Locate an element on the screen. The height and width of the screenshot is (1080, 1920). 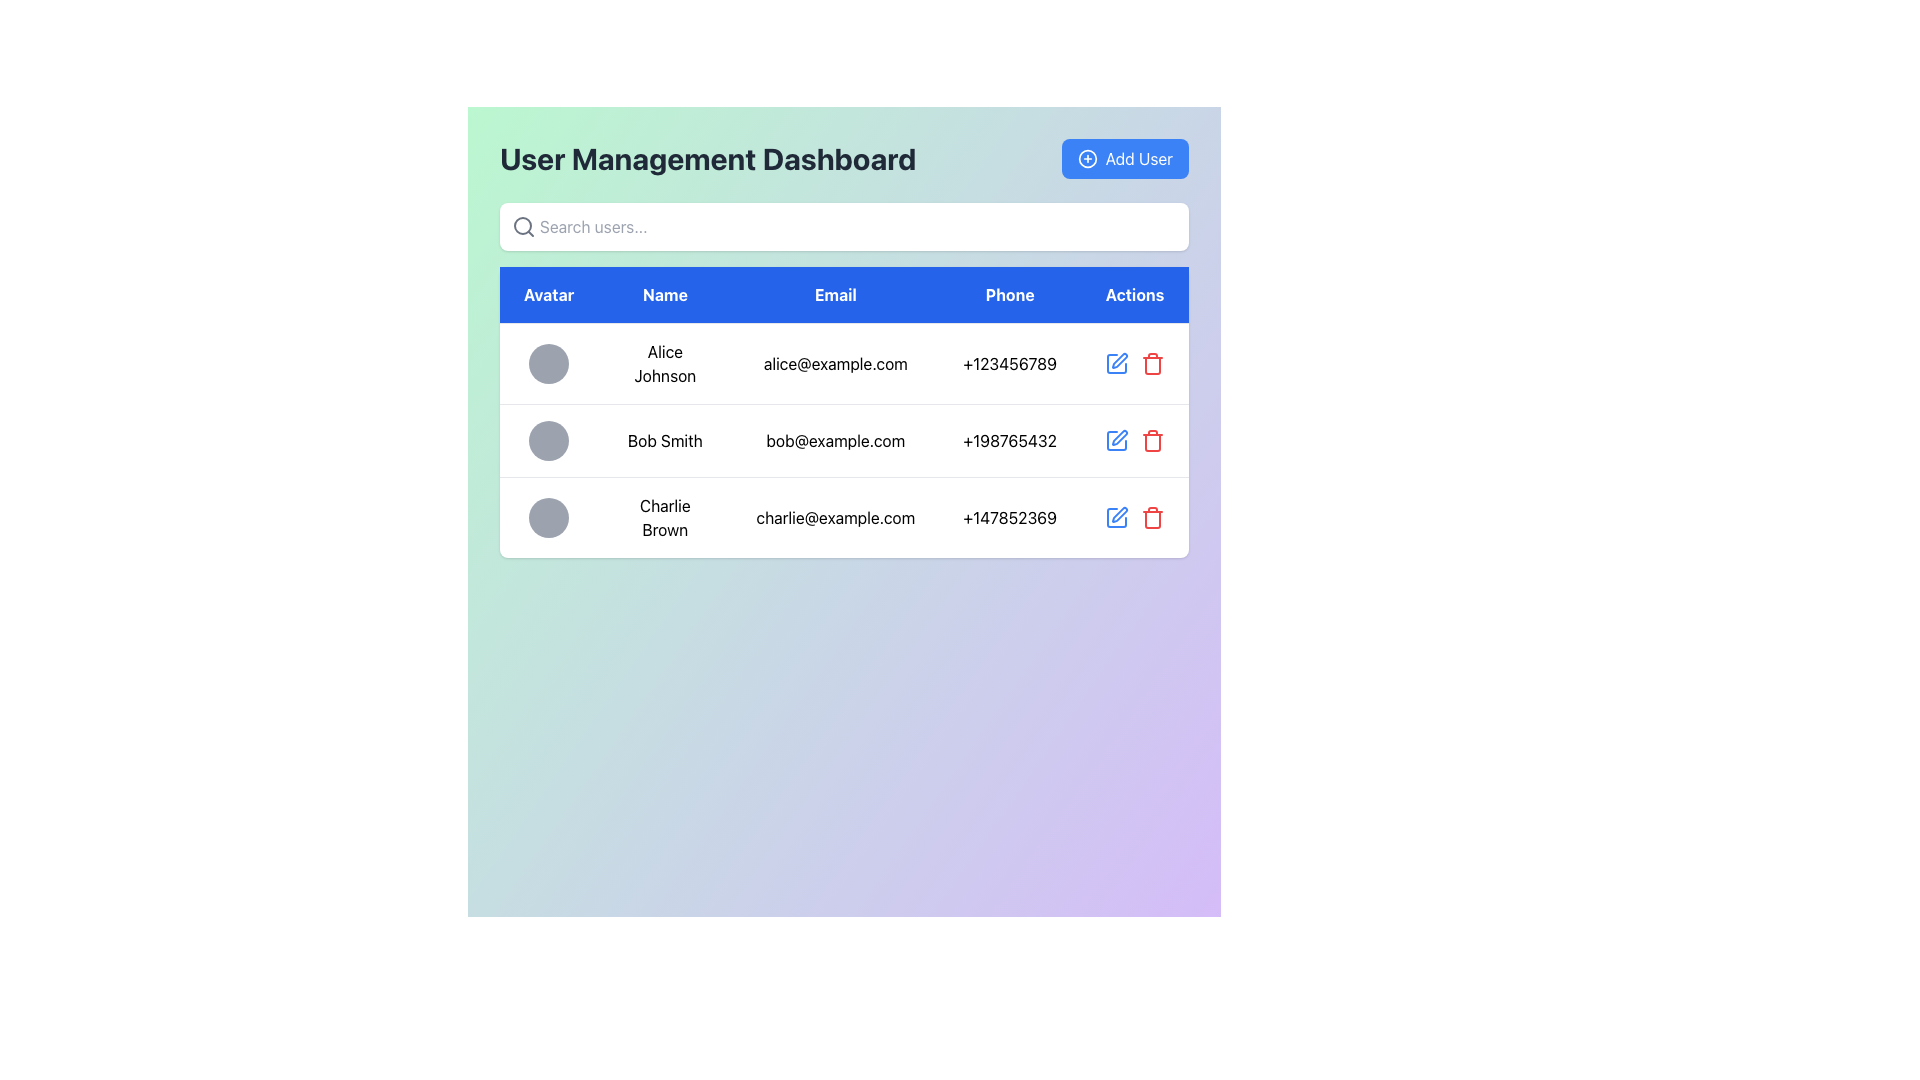
the SVG circle element that is centered within the '+' icon representing the 'Add User' button, located at the top-right corner of the interface is located at coordinates (1086, 157).